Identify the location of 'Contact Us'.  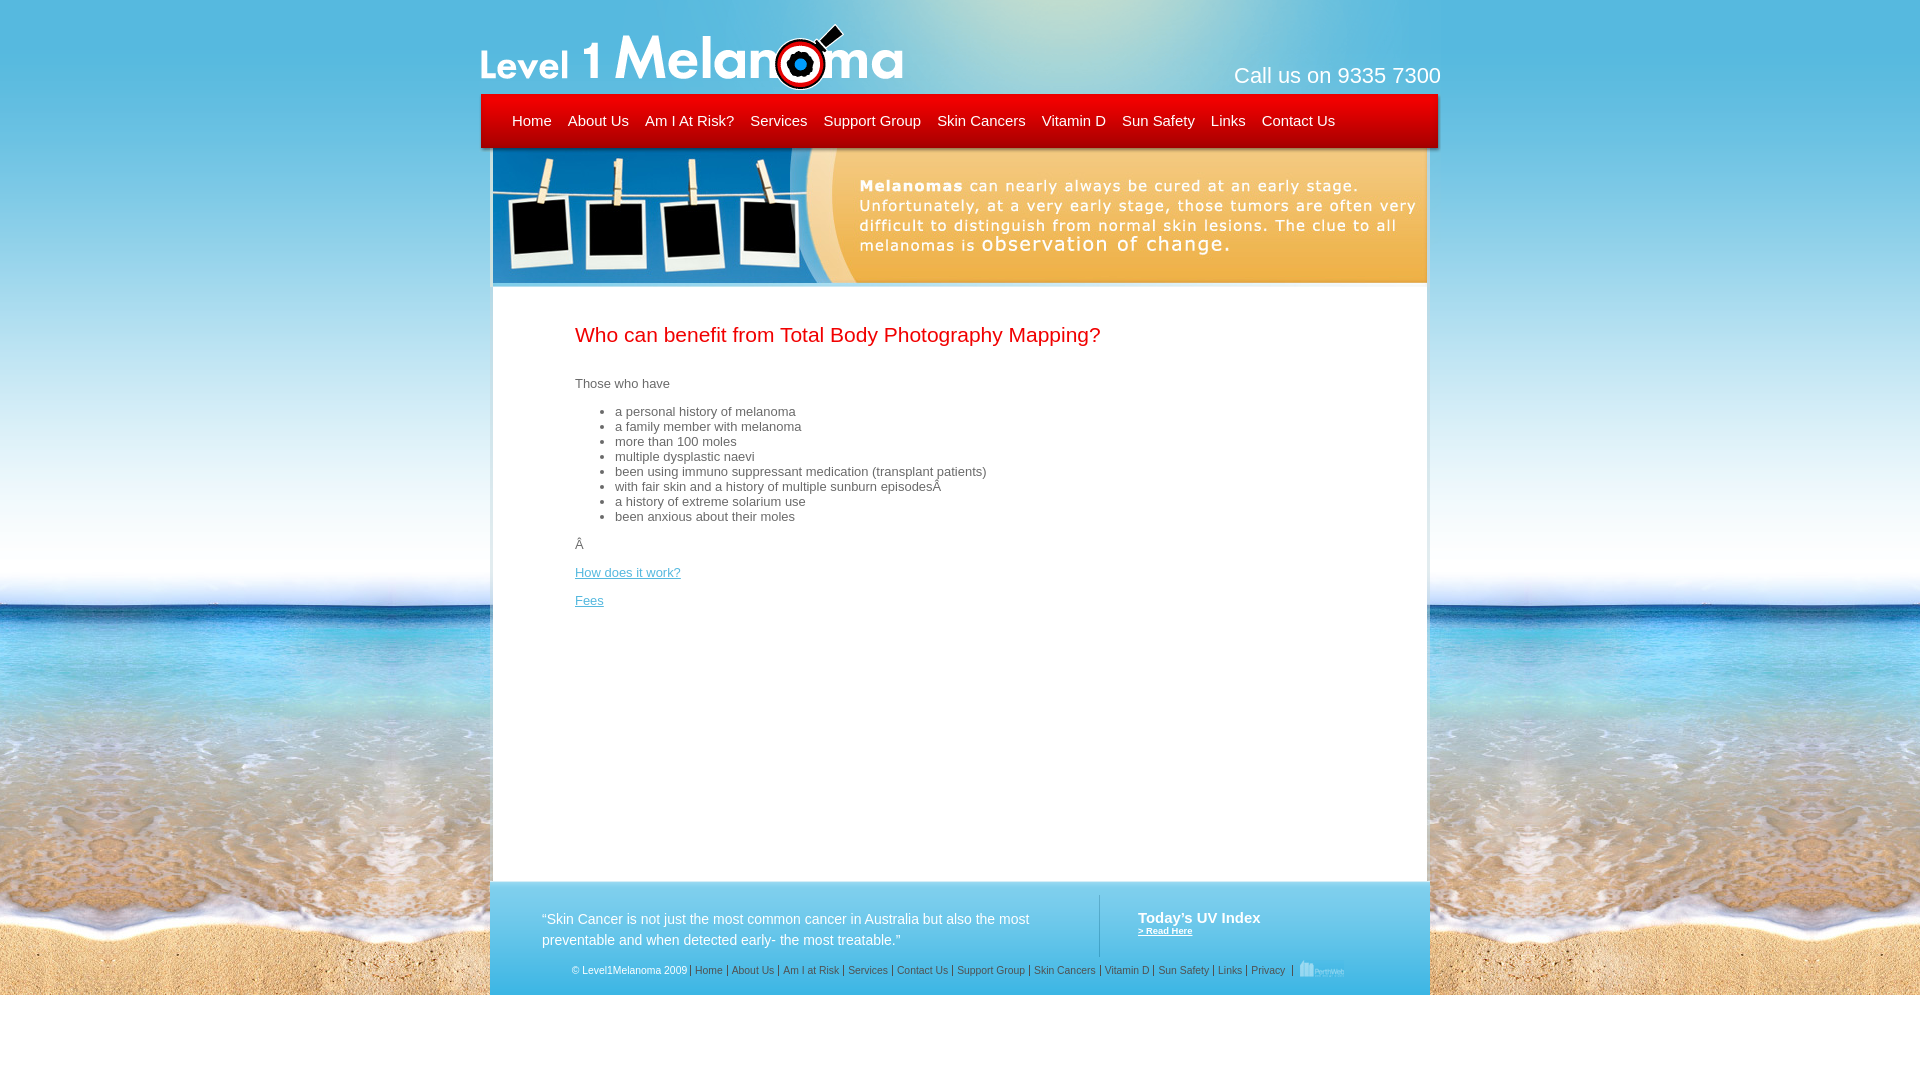
(920, 969).